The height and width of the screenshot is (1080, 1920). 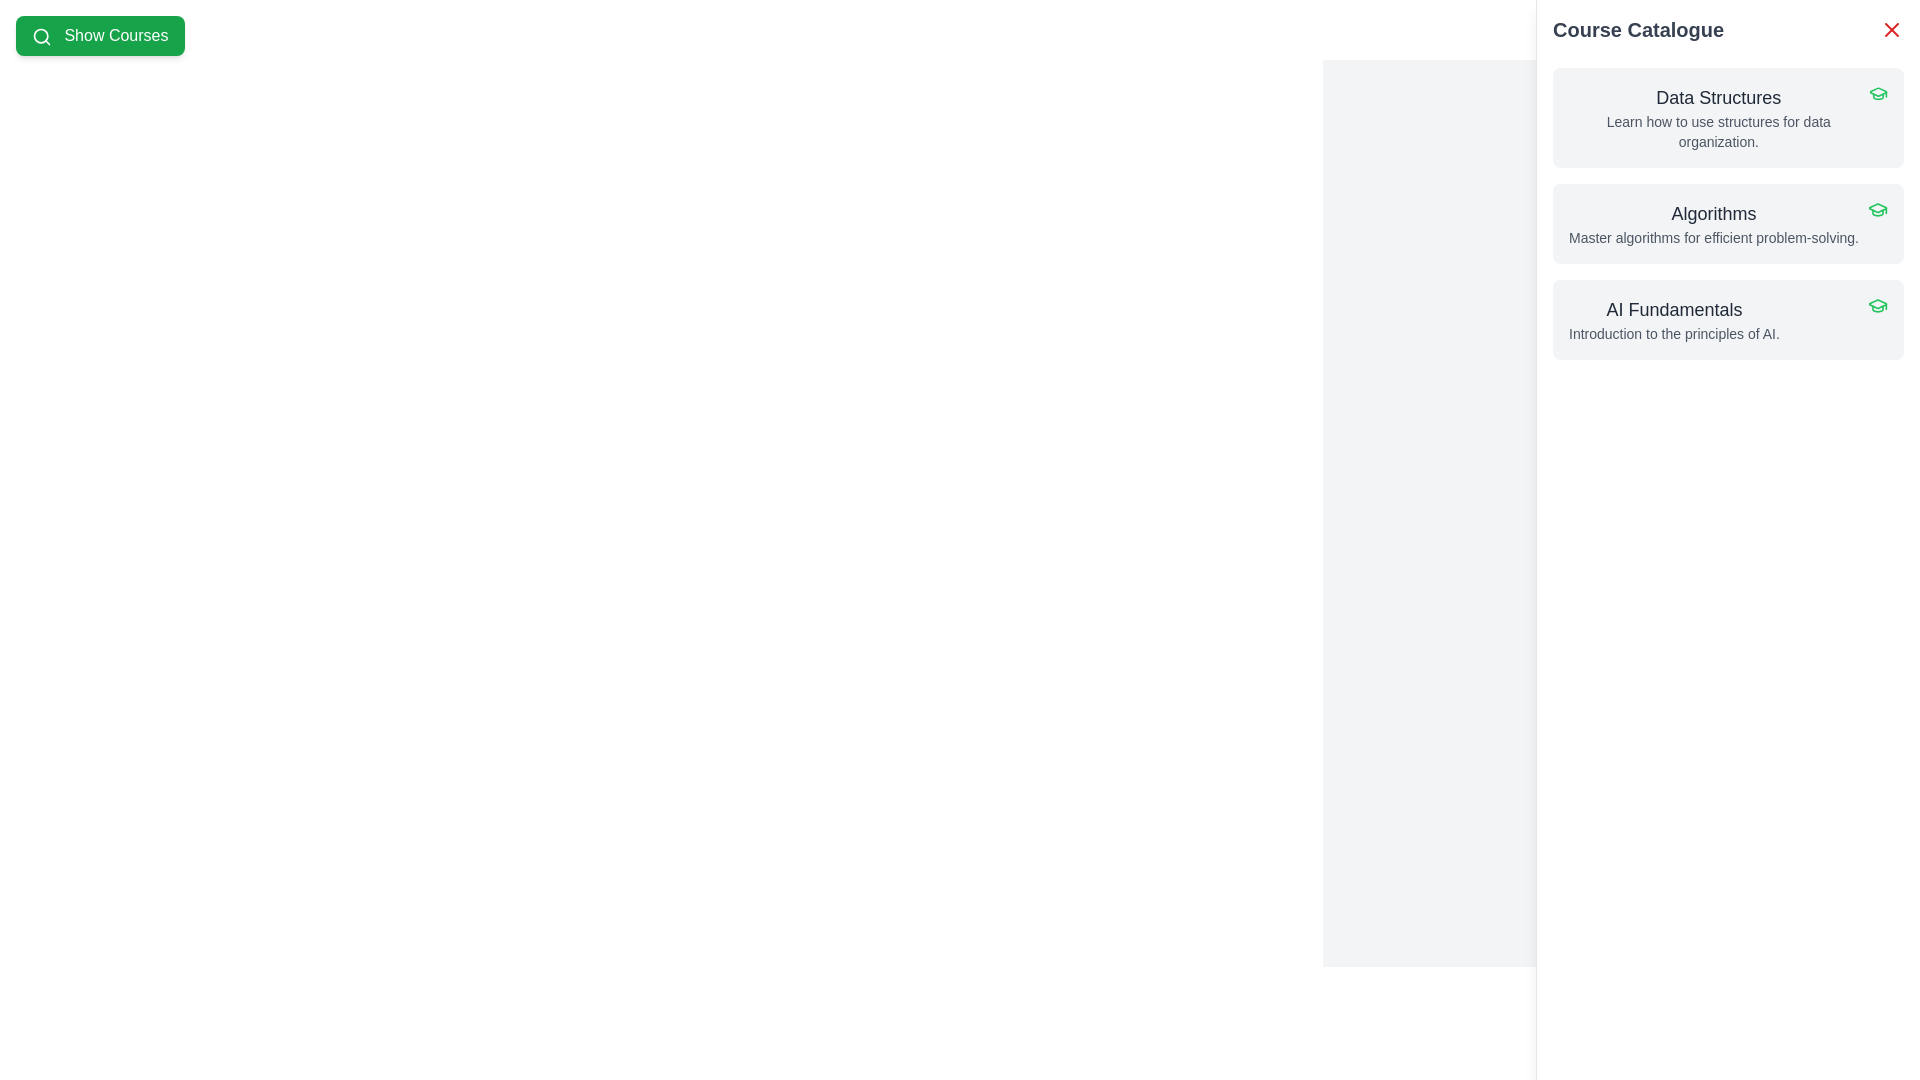 What do you see at coordinates (1674, 319) in the screenshot?
I see `the 'AI Fundamentals' course entry text element` at bounding box center [1674, 319].